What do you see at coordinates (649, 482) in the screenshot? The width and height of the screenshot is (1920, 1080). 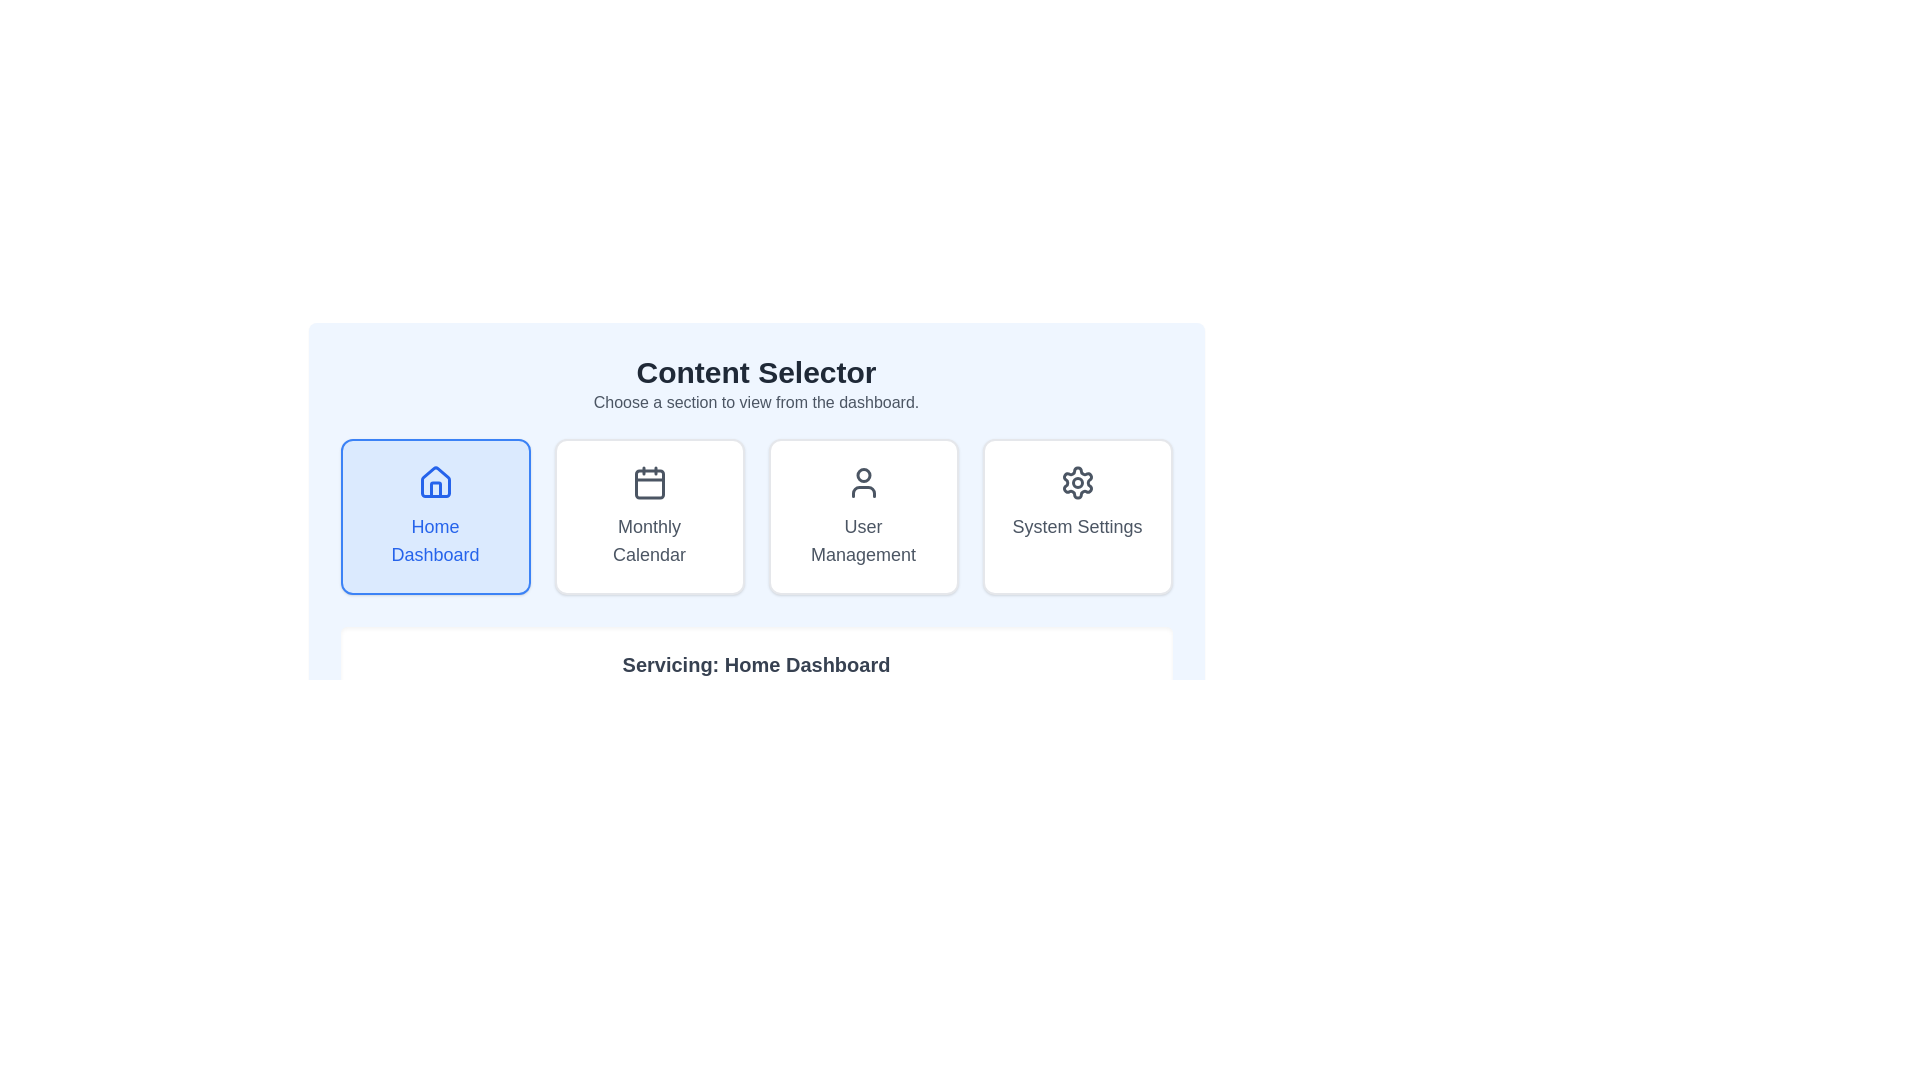 I see `the 'Monthly Calendar' icon, which is the second option from the left in the row of selectable sections` at bounding box center [649, 482].